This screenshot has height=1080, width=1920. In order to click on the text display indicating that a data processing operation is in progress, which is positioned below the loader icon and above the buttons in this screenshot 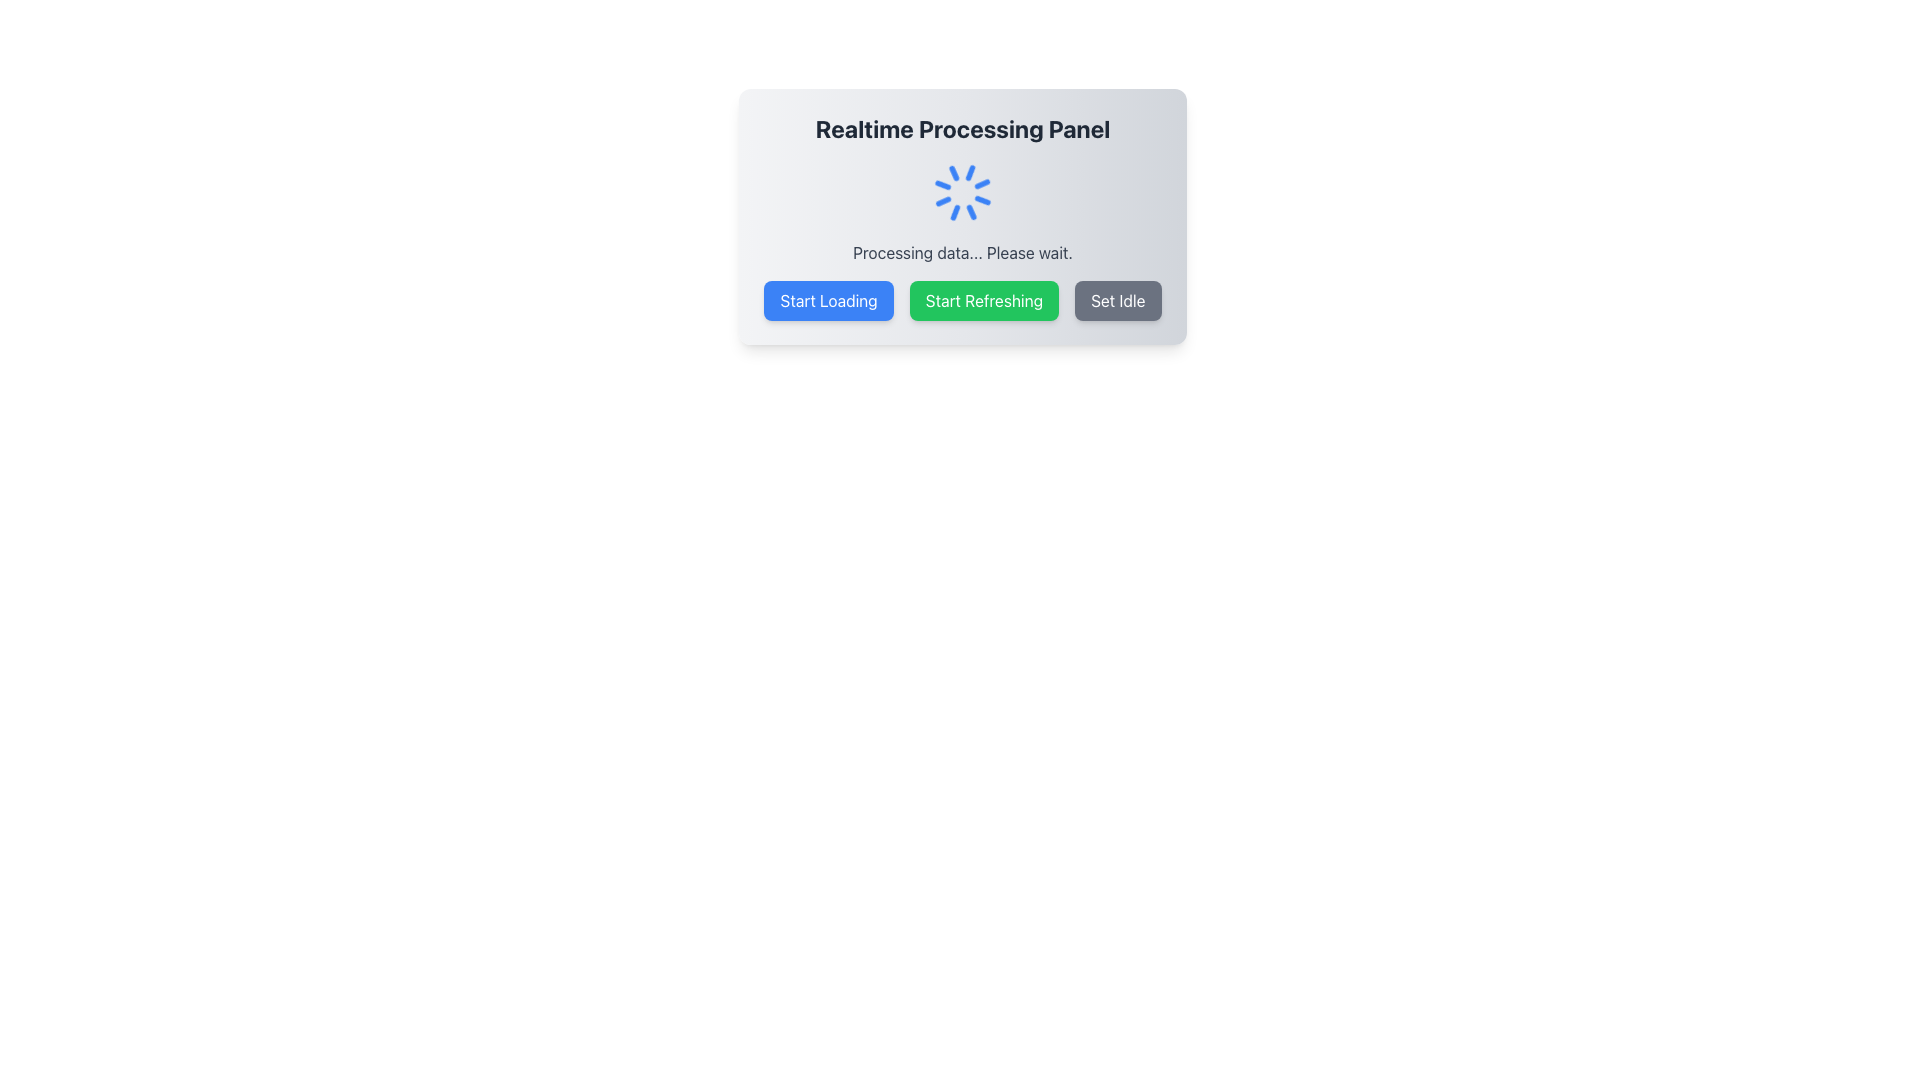, I will do `click(963, 252)`.